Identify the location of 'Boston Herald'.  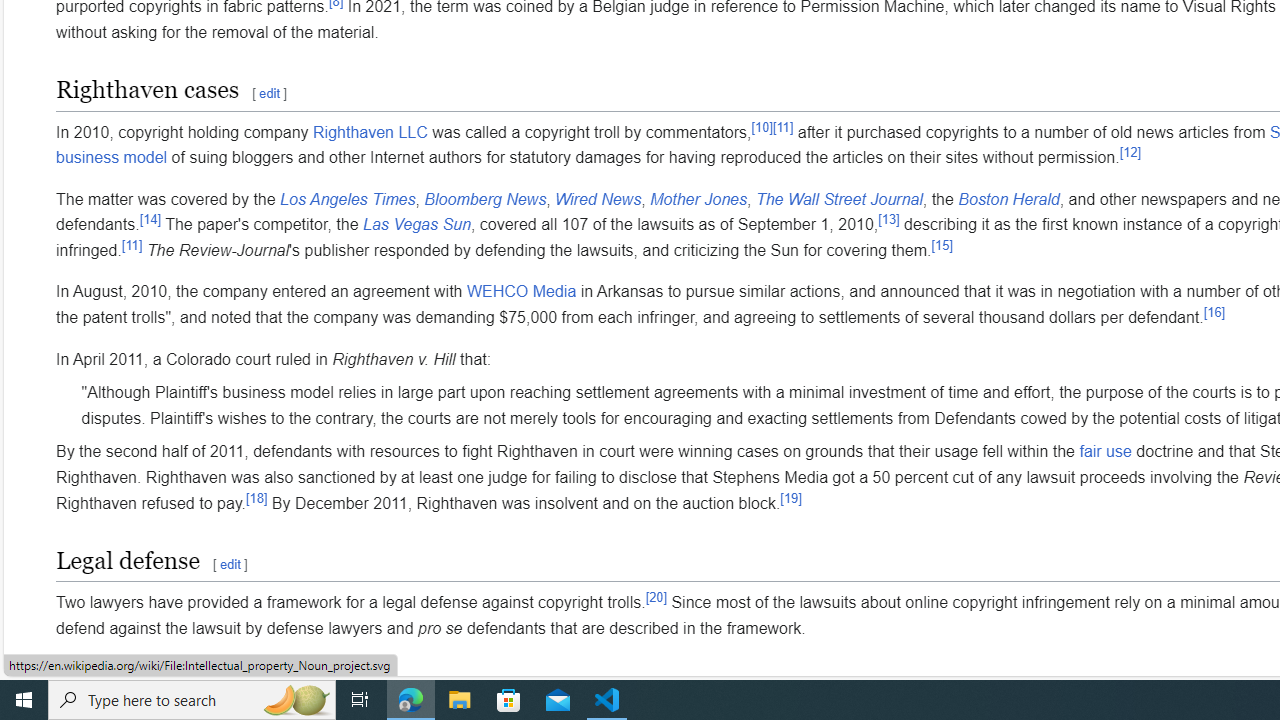
(1008, 199).